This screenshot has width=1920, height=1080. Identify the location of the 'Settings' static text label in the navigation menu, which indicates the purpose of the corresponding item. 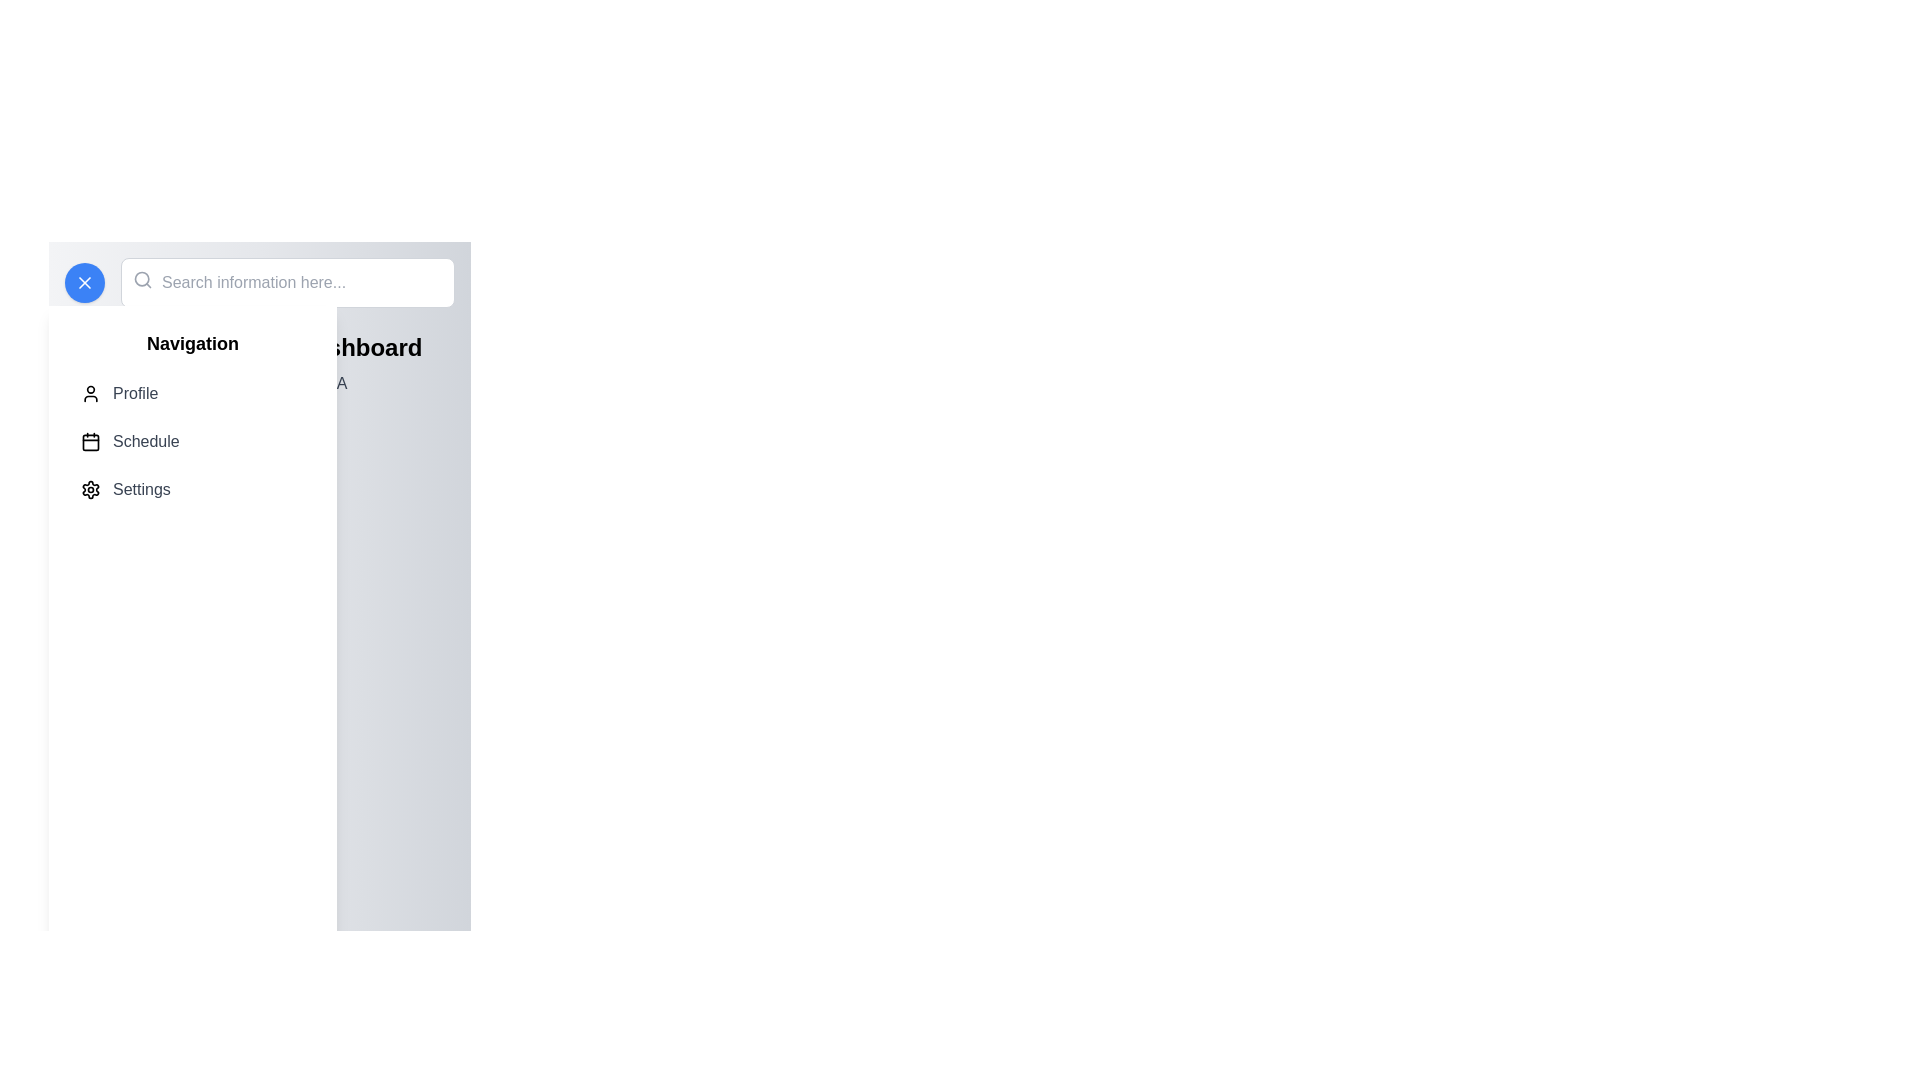
(140, 489).